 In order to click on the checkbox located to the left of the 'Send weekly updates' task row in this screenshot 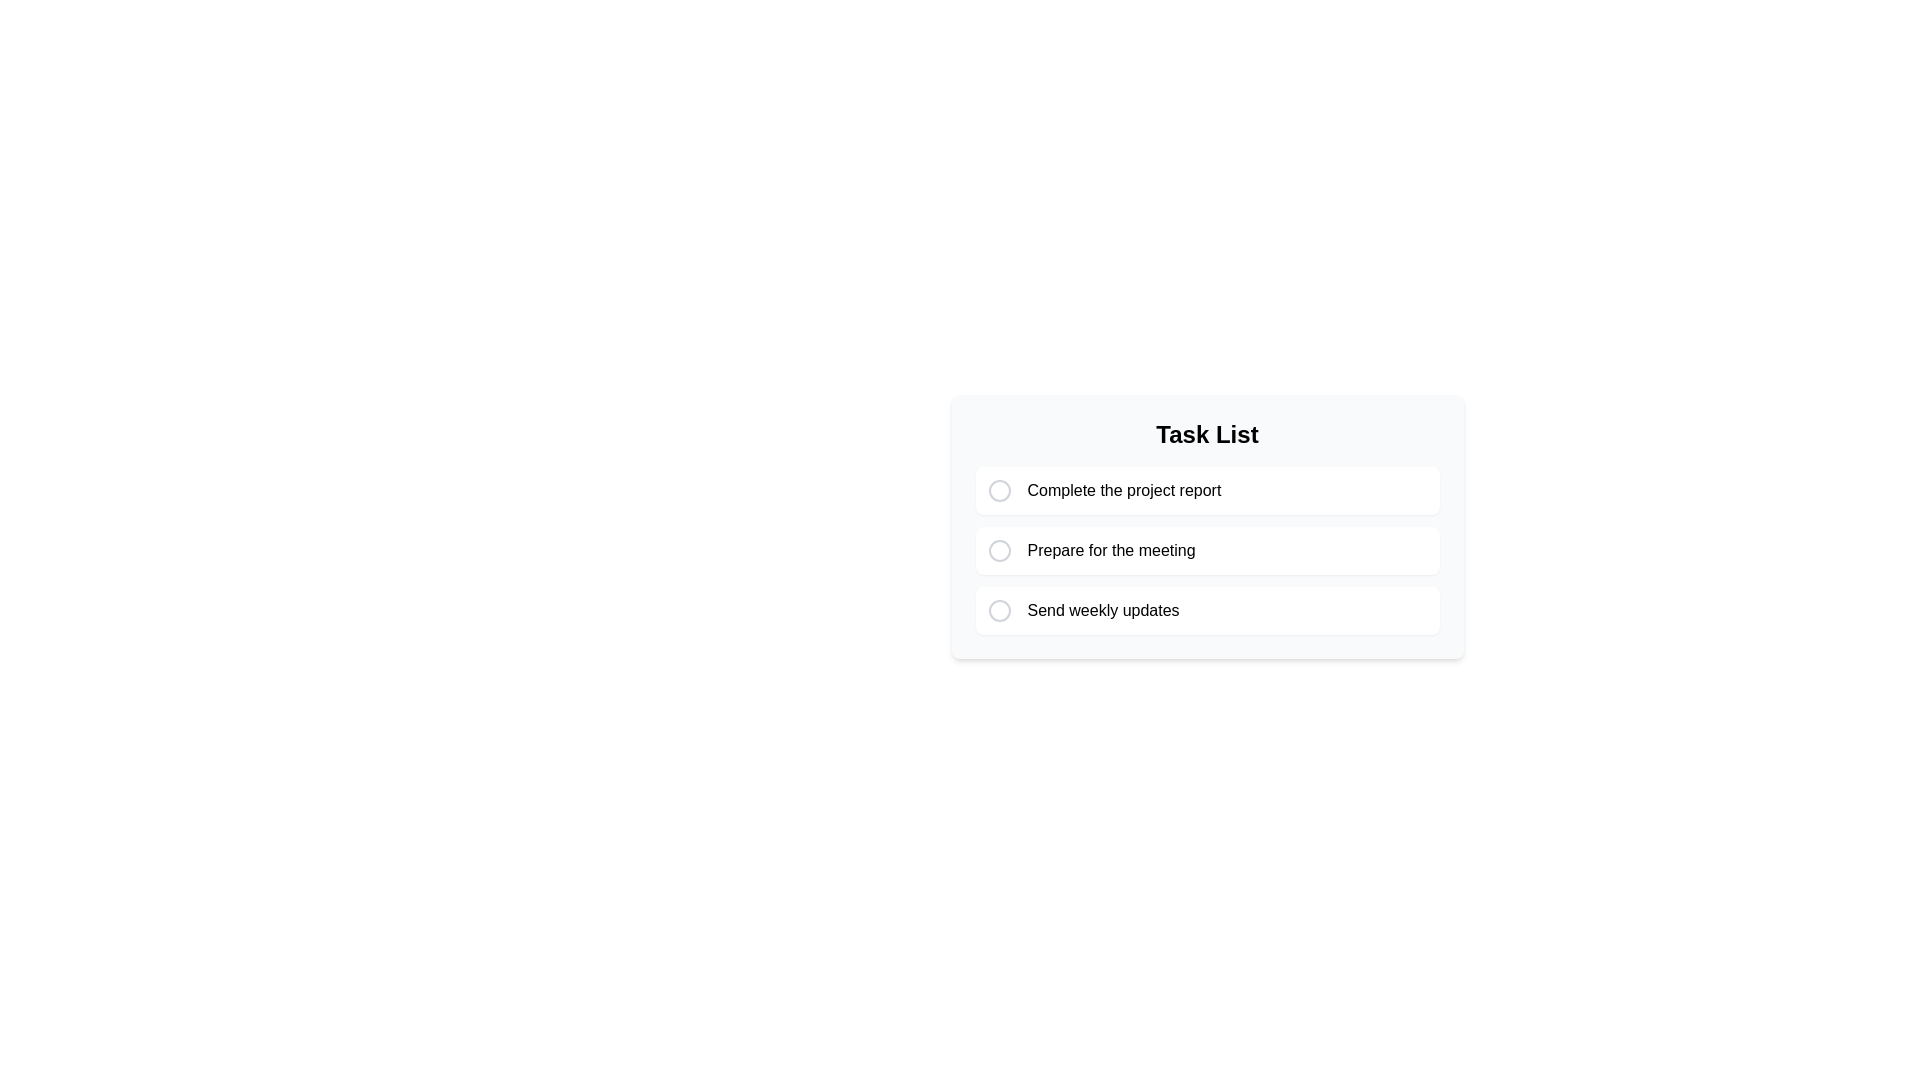, I will do `click(999, 609)`.